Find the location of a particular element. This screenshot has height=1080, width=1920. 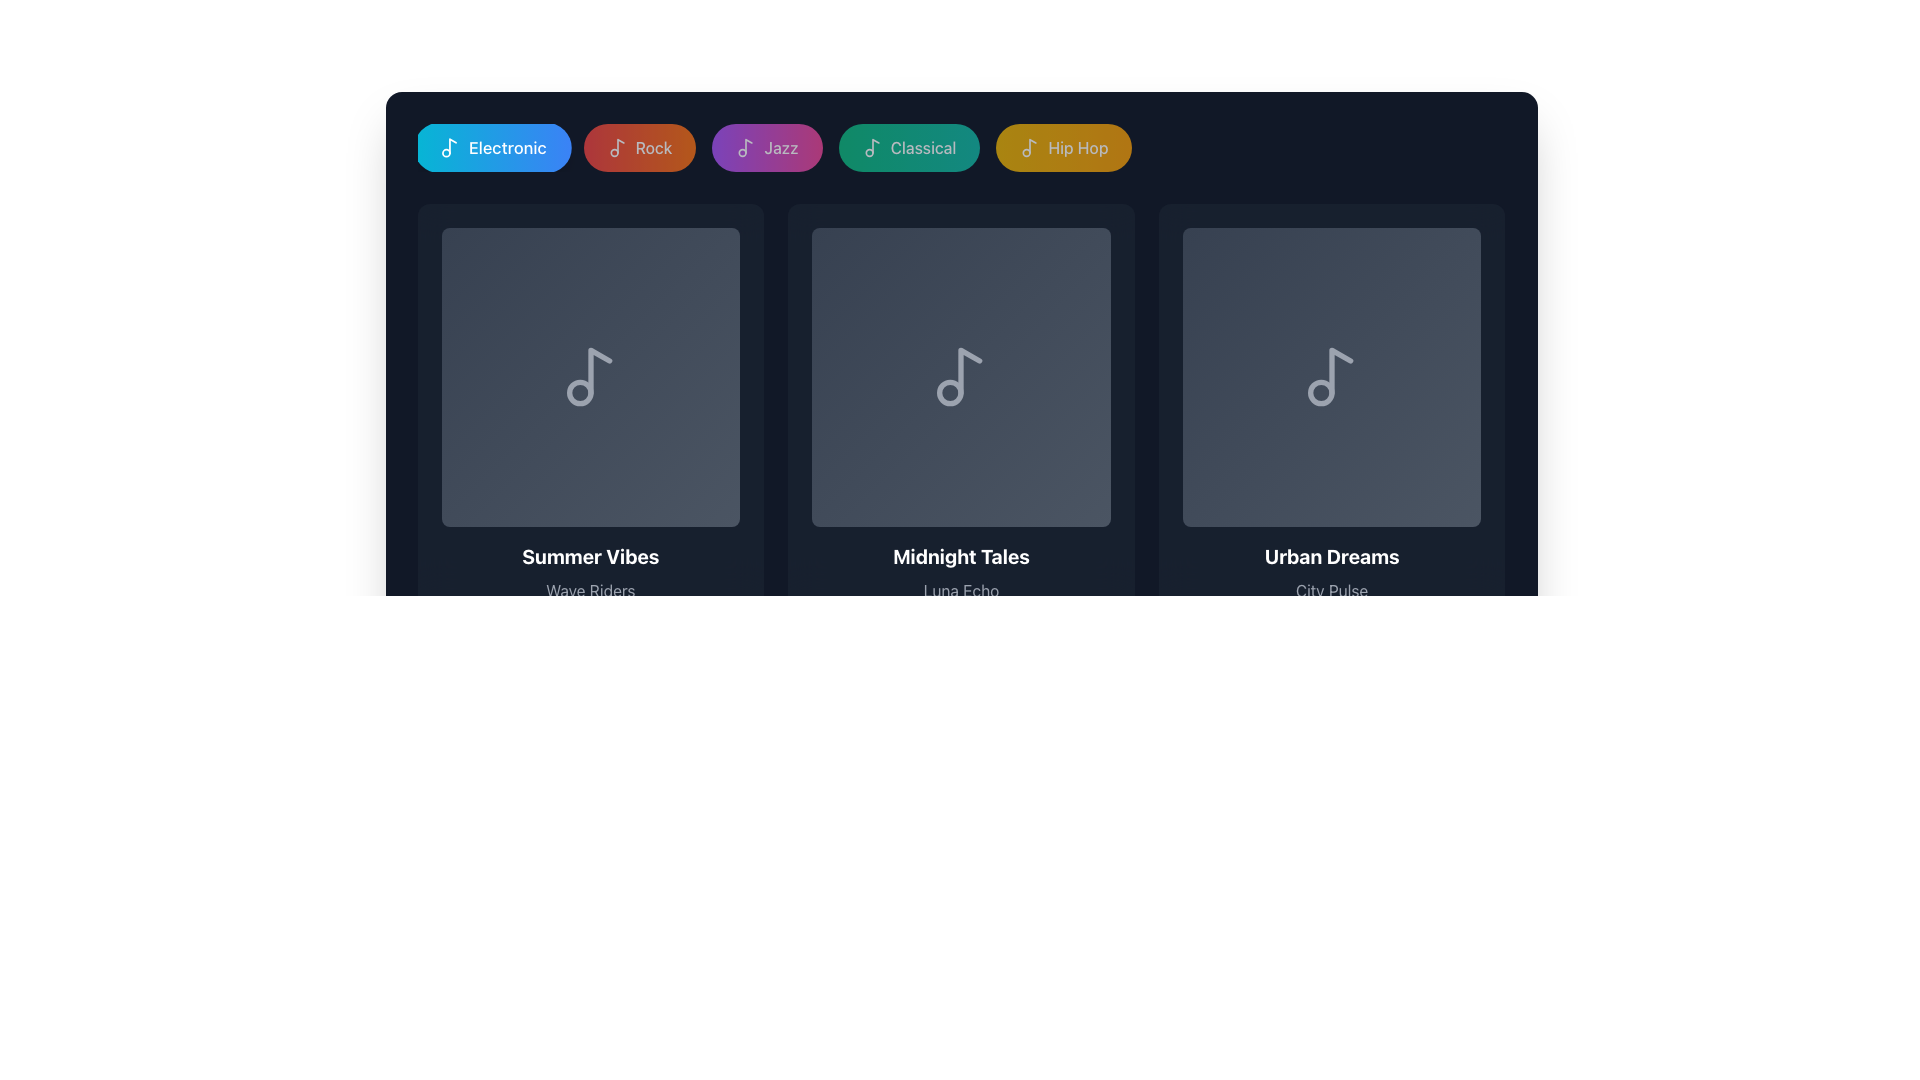

informative text block titled 'Urban Dreams' located in the bottom-right region of the third visual card, which includes the subtitle 'City Pulse' and lists duration and track count is located at coordinates (1332, 585).